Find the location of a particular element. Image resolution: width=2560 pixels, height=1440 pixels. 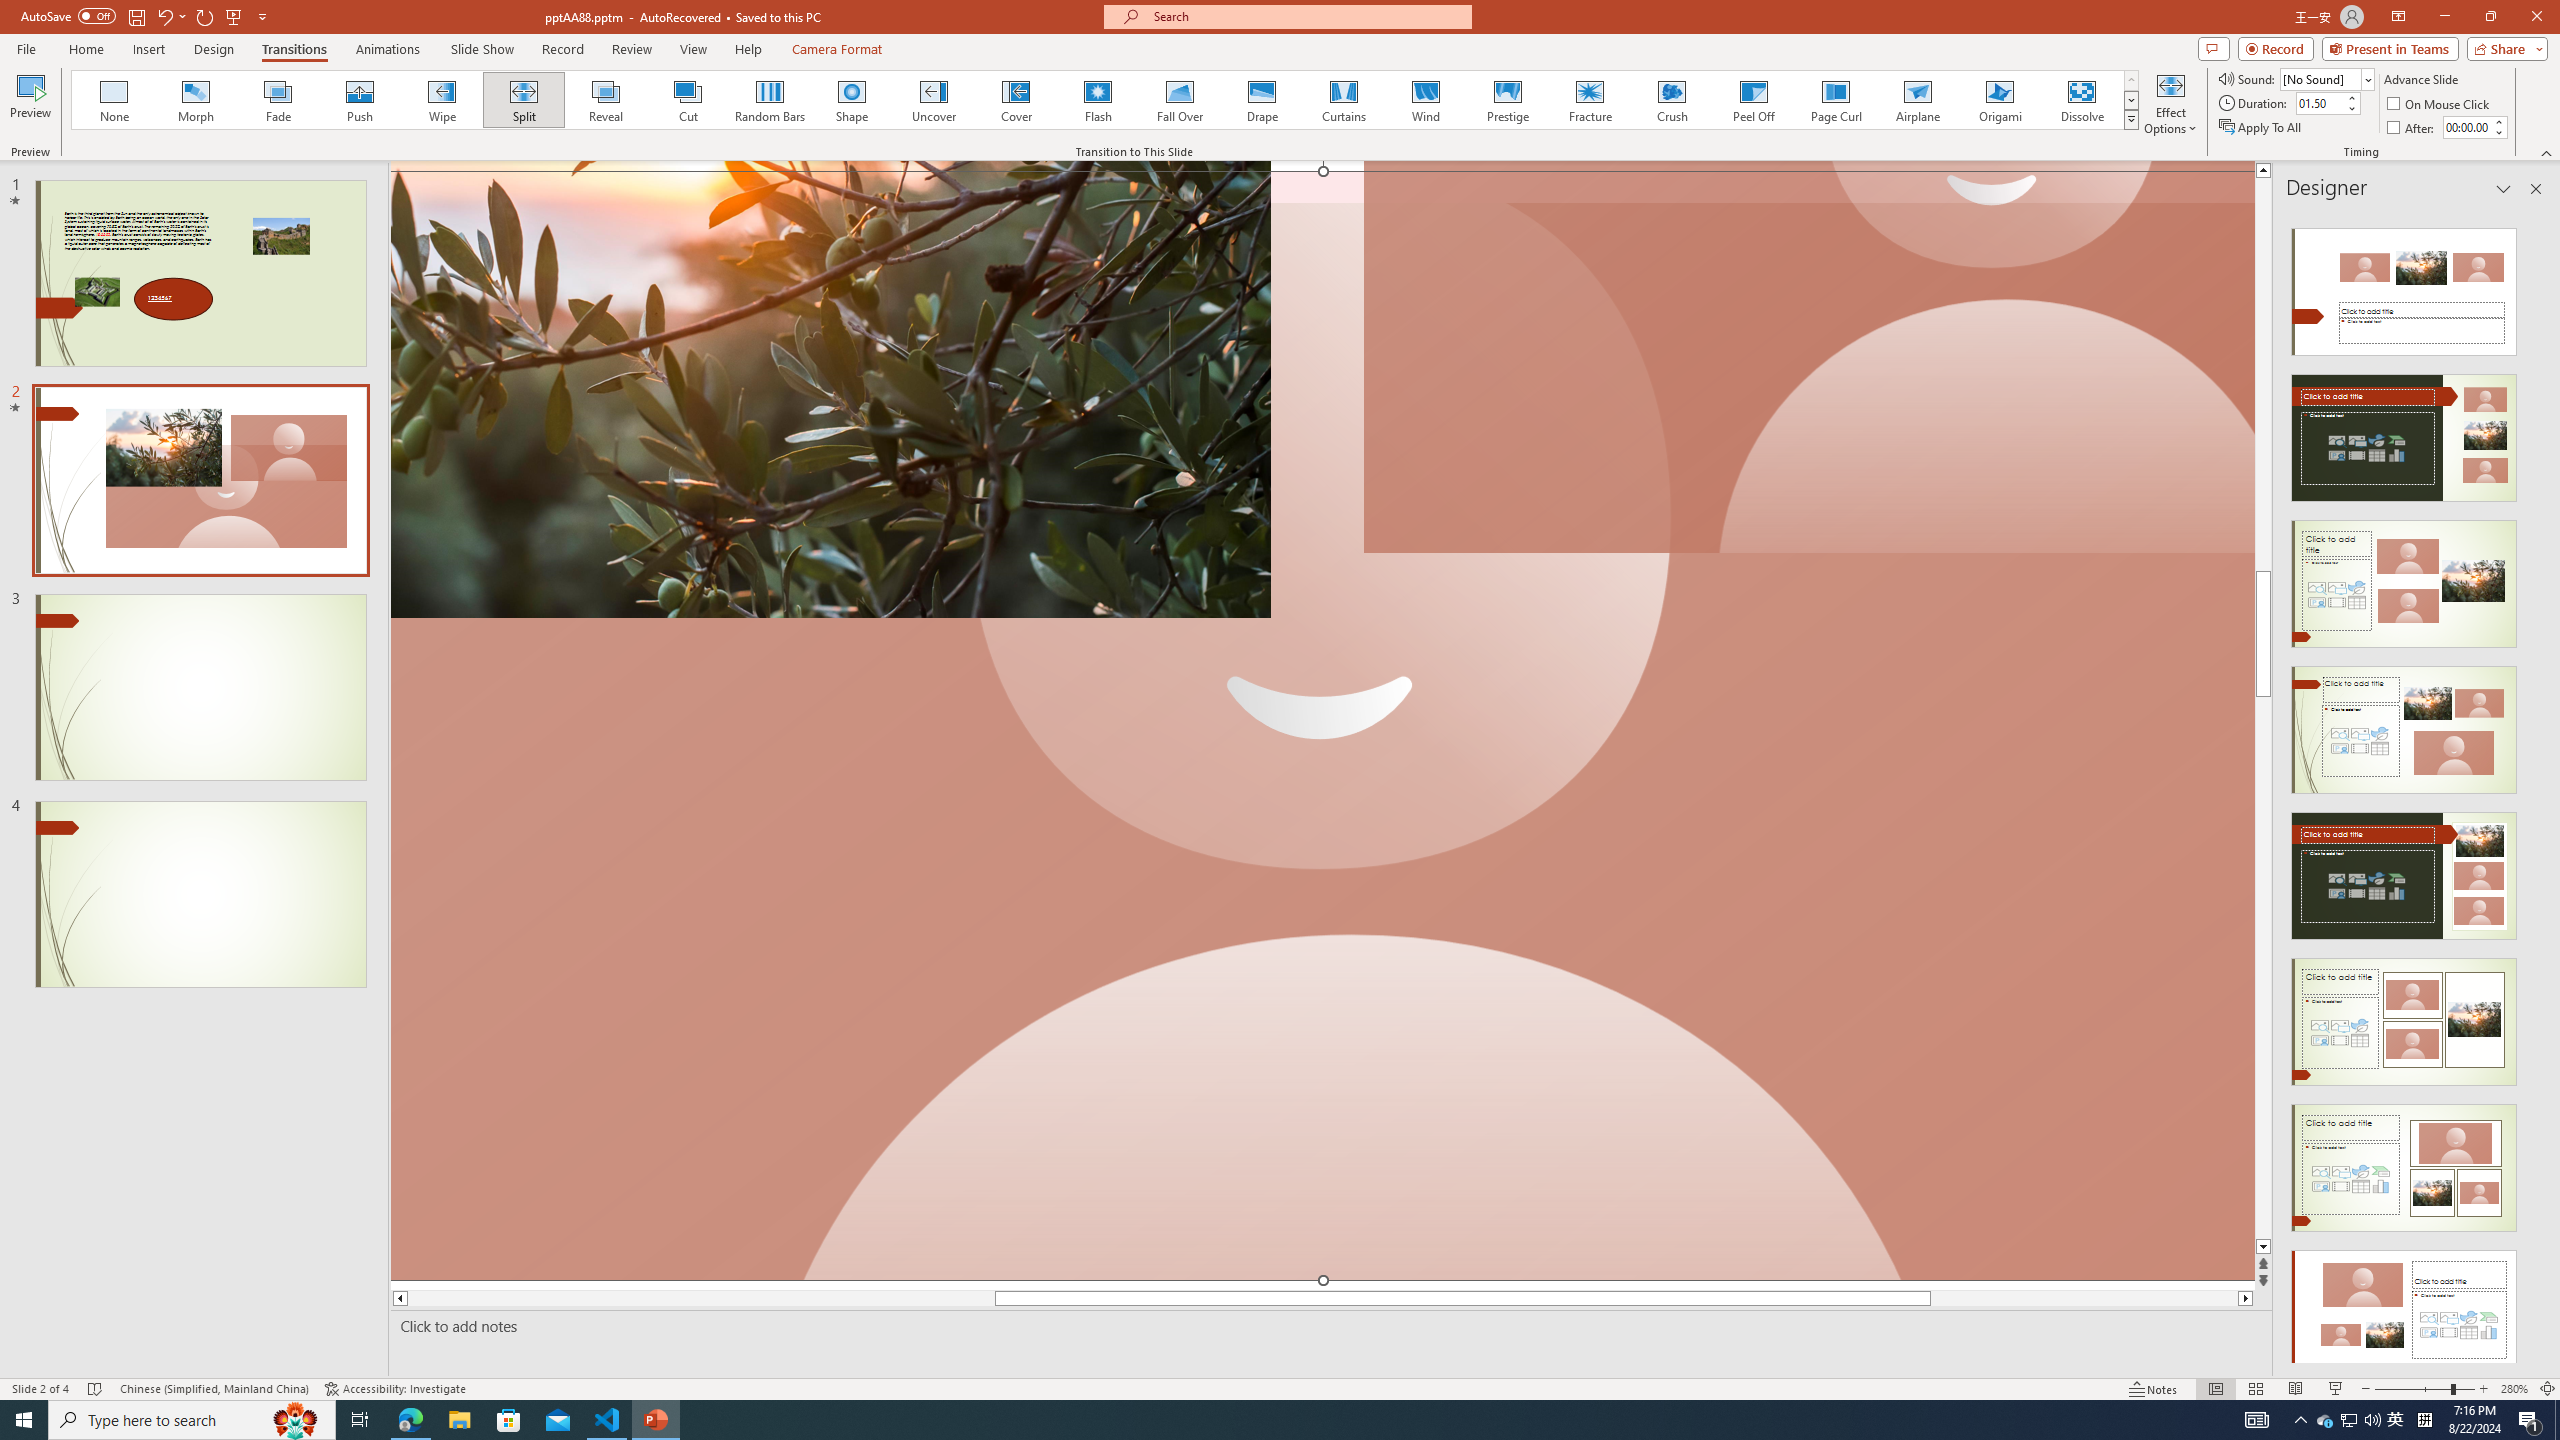

'Zoom 280%' is located at coordinates (2515, 1389).